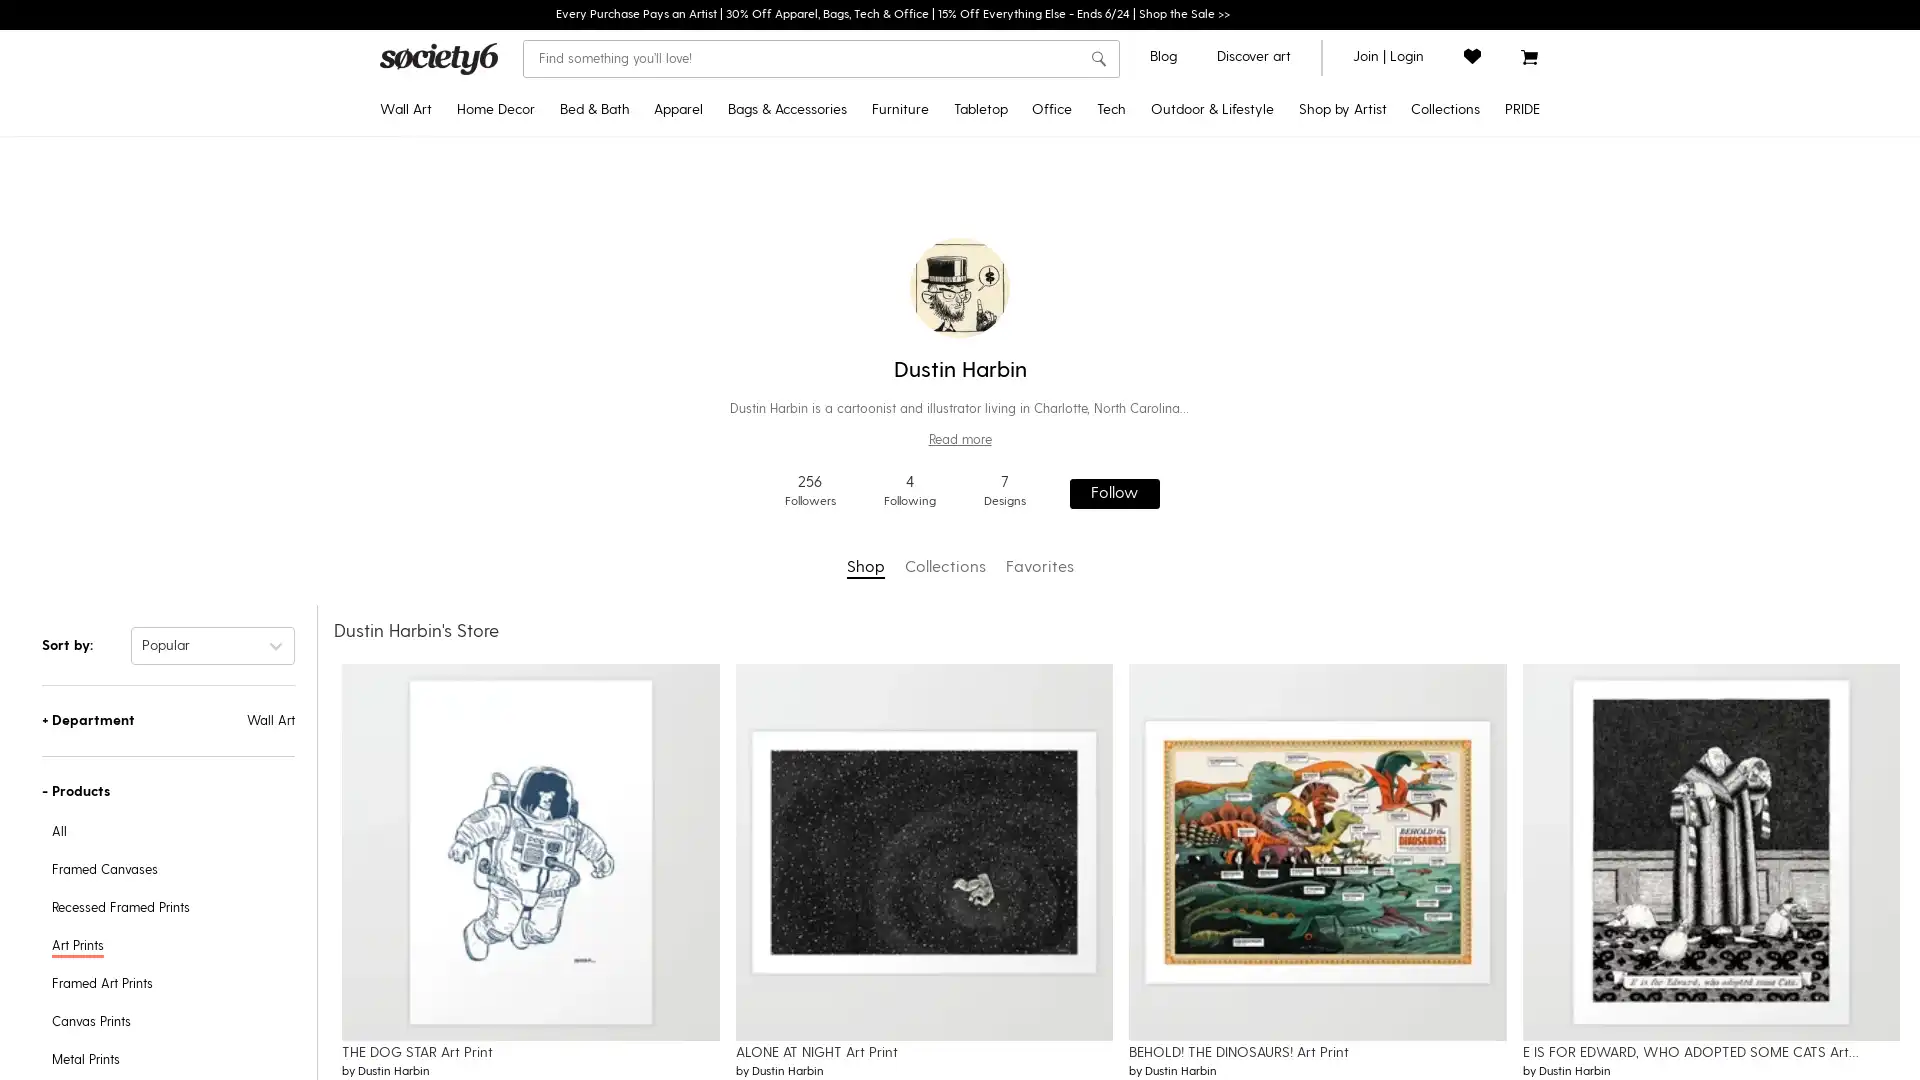 Image resolution: width=1920 pixels, height=1080 pixels. I want to click on Laptop Stickers, so click(1101, 483).